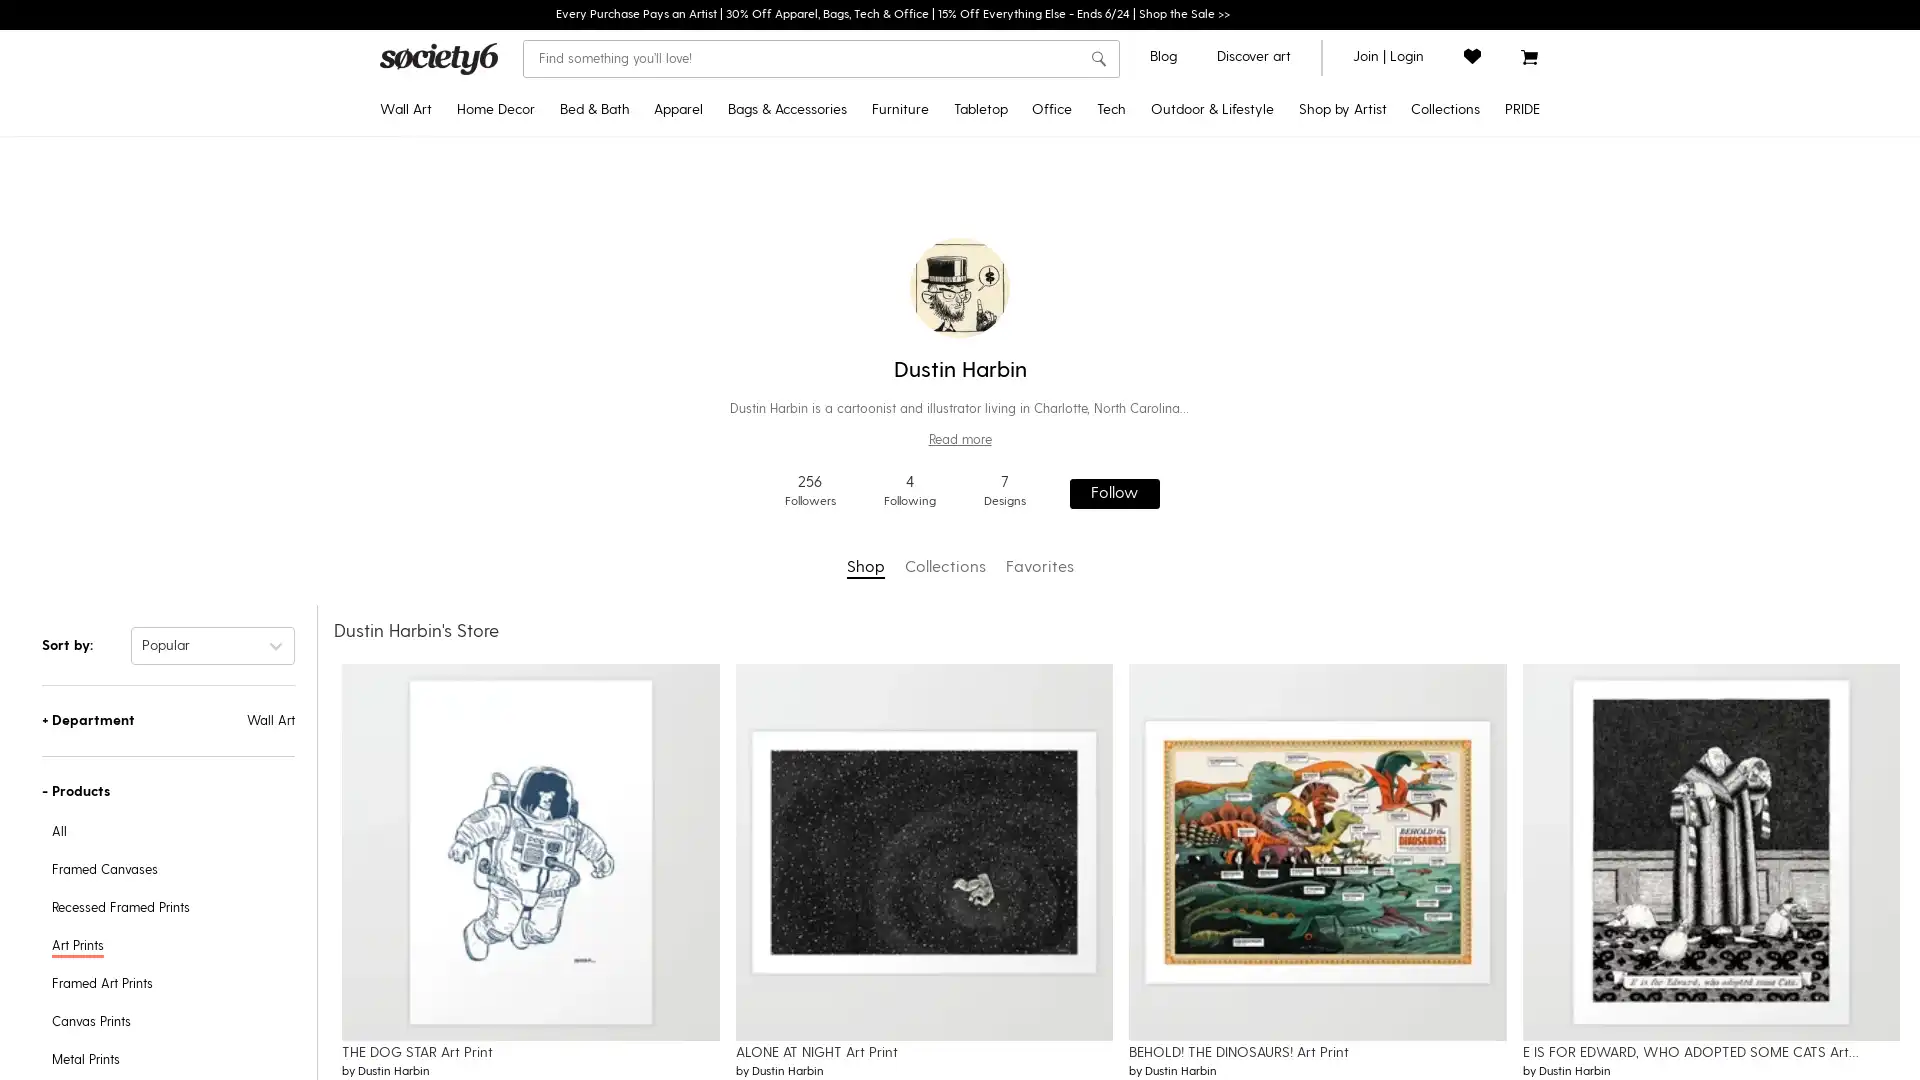 Image resolution: width=1920 pixels, height=1080 pixels. I want to click on Laptop Stickers, so click(1101, 483).